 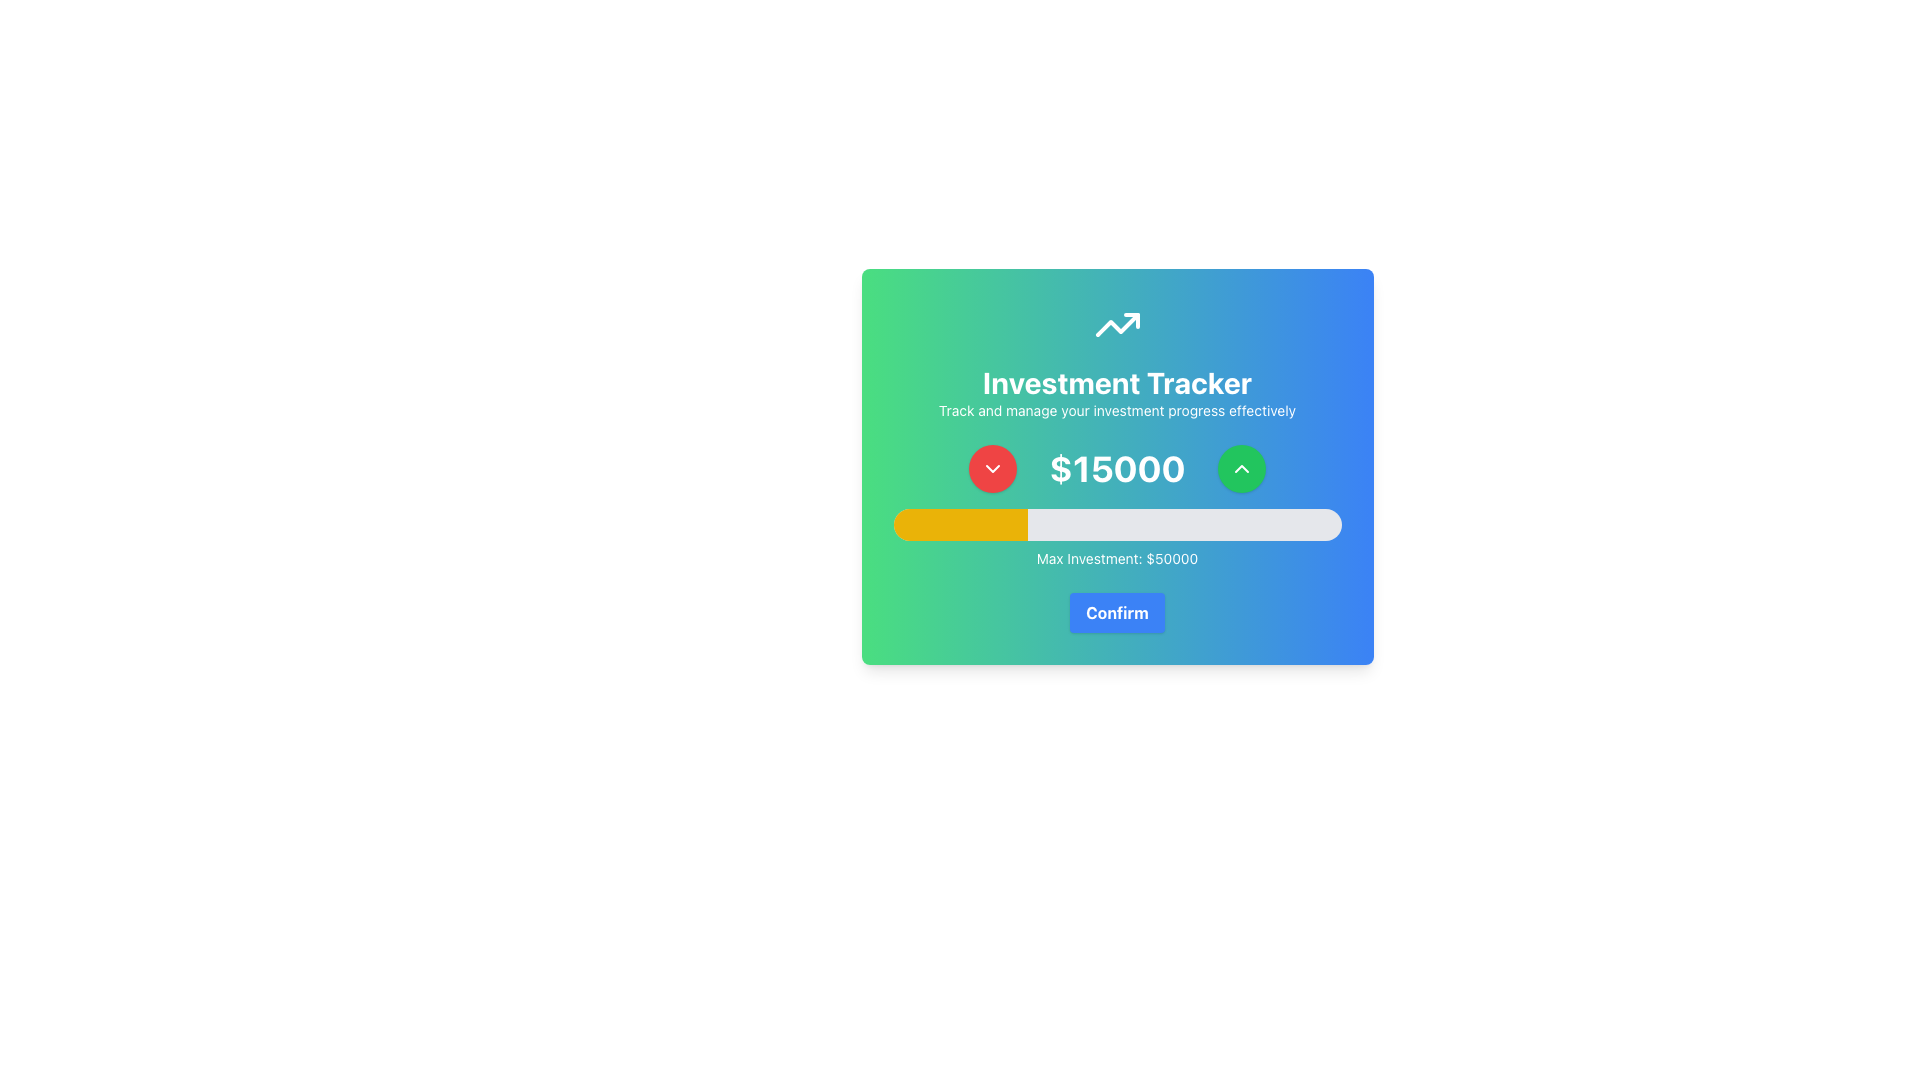 What do you see at coordinates (1237, 523) in the screenshot?
I see `progress` at bounding box center [1237, 523].